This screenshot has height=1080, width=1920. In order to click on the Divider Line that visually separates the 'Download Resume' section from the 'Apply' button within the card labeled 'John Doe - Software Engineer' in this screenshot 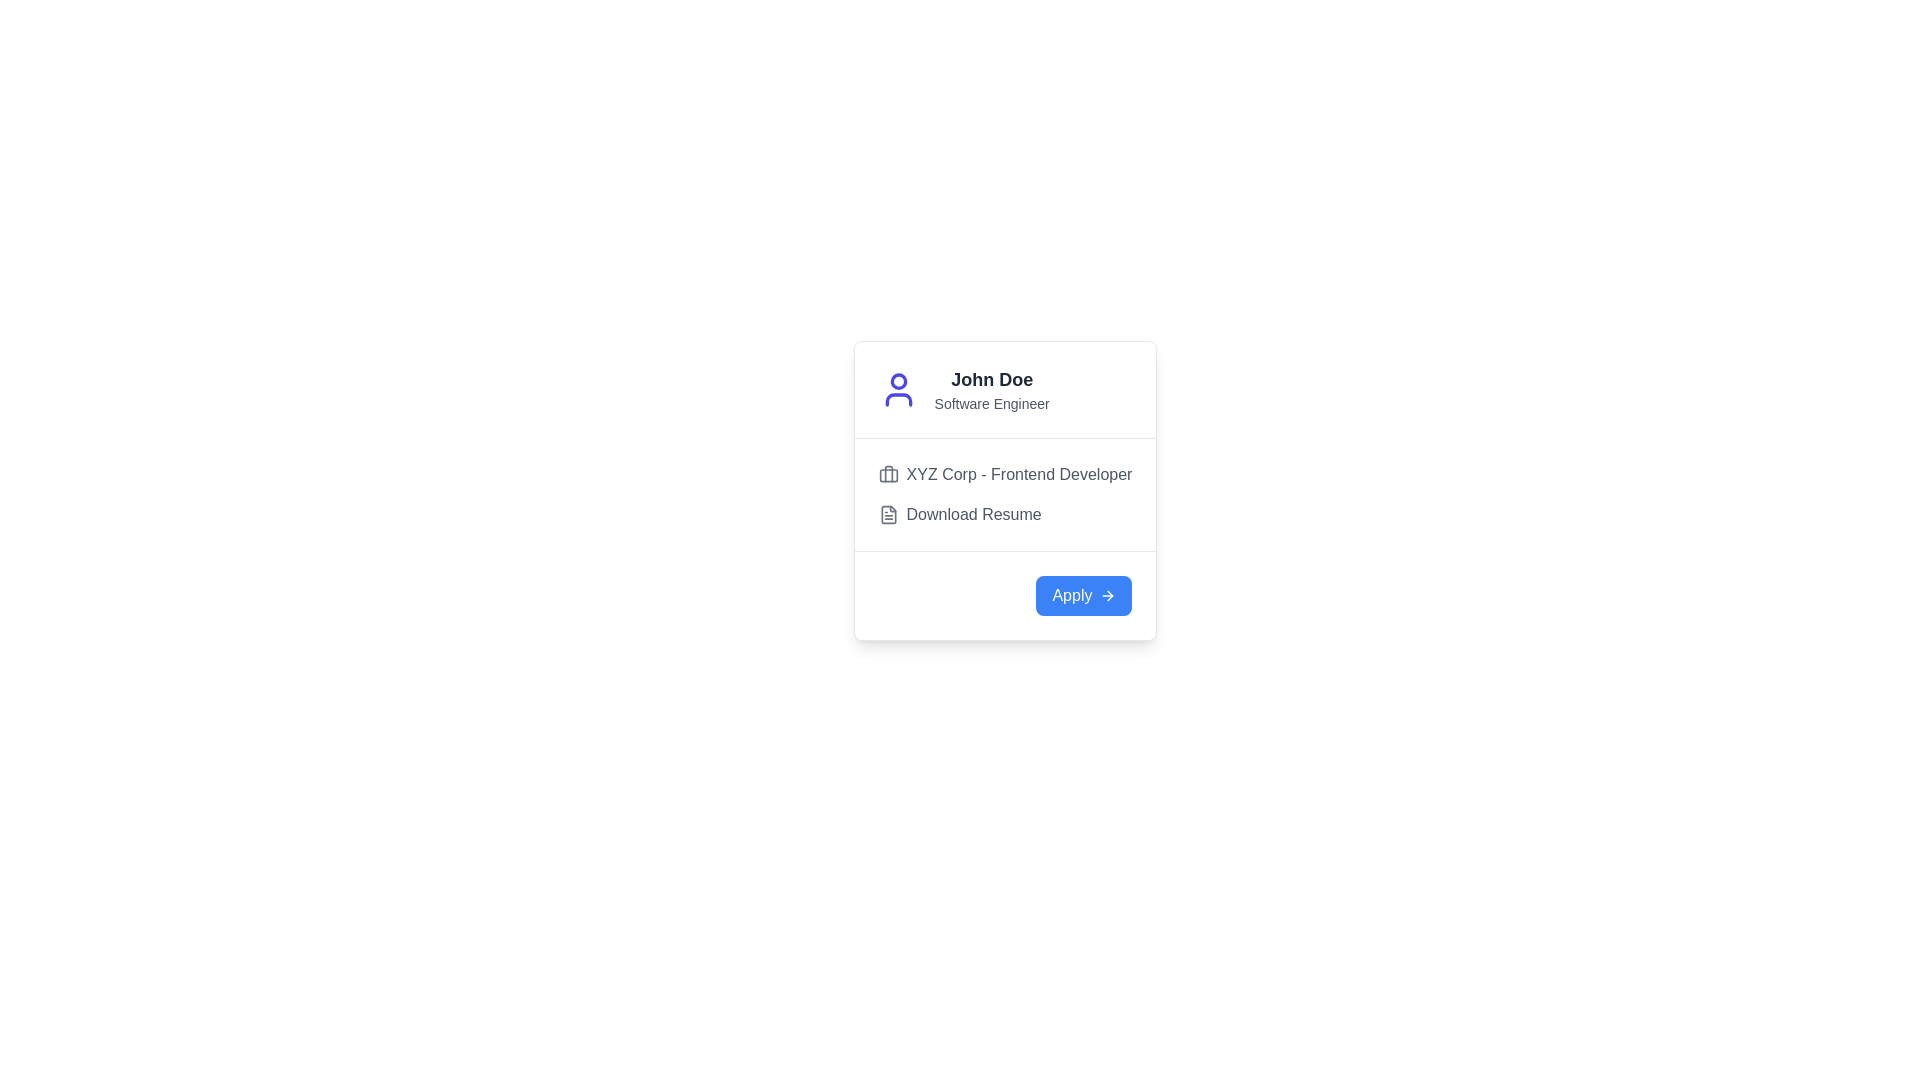, I will do `click(1005, 551)`.